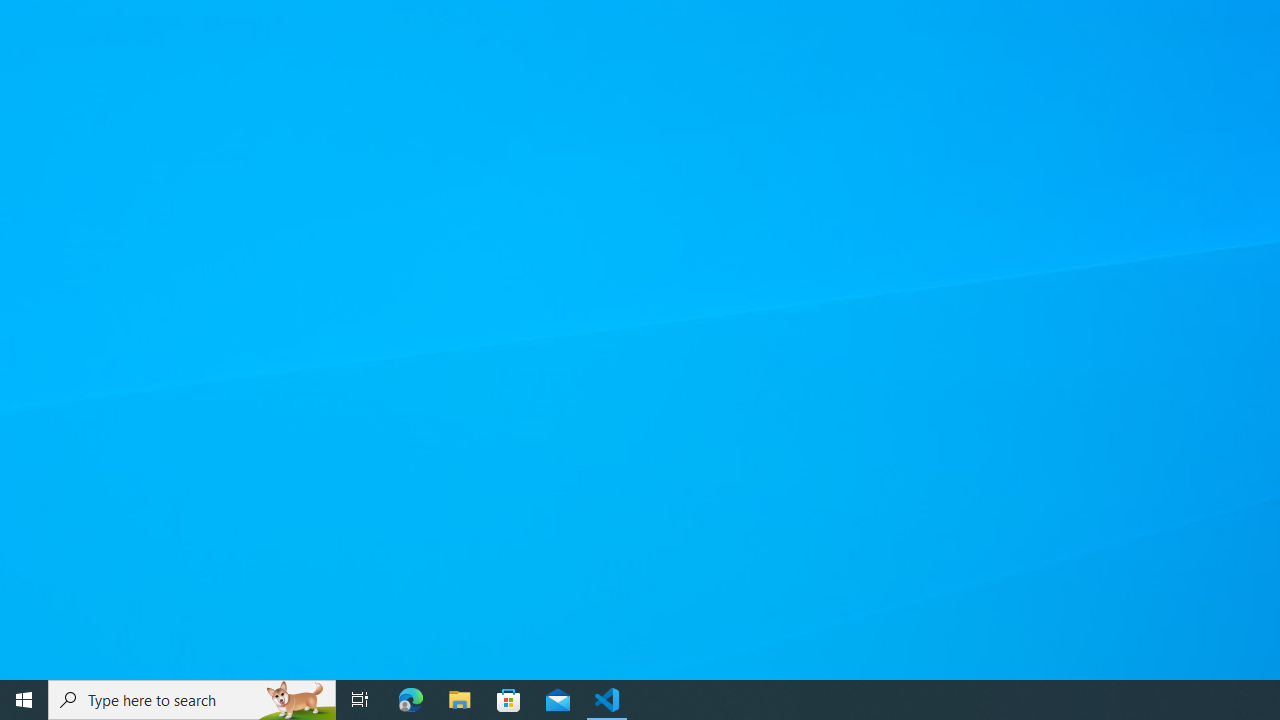 This screenshot has width=1280, height=720. I want to click on 'Search highlights icon opens search home window', so click(294, 698).